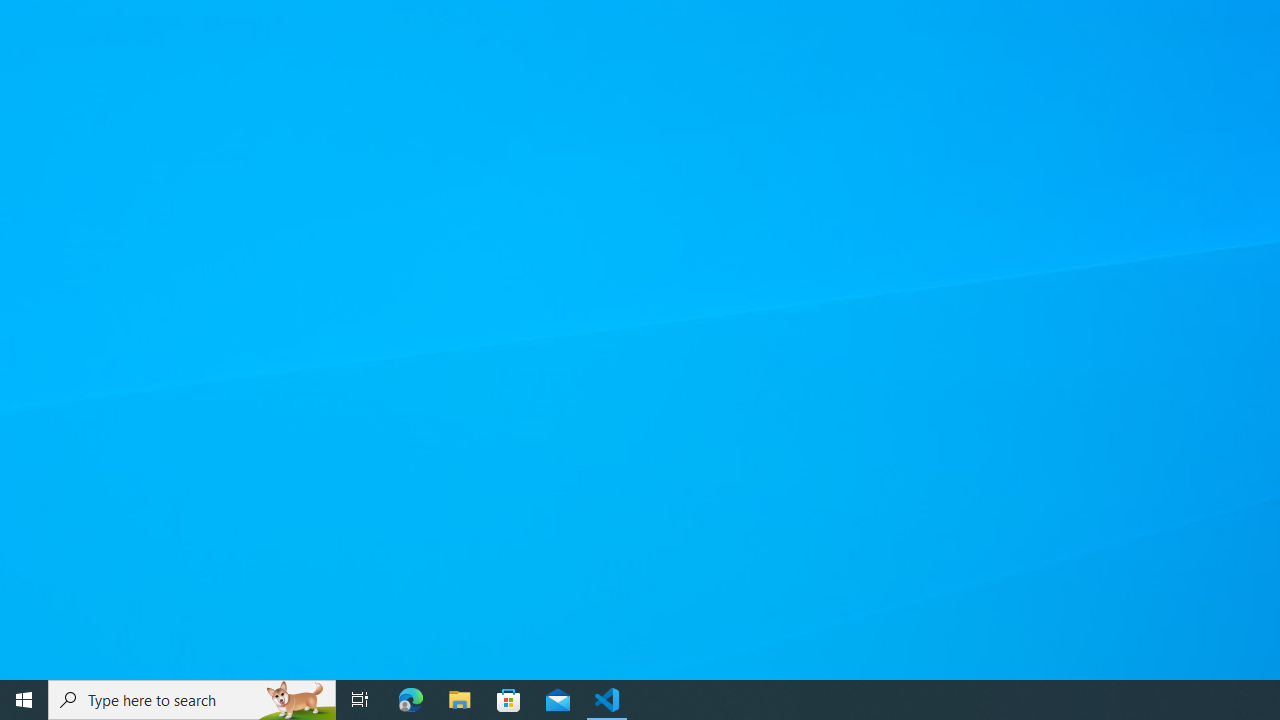 This screenshot has width=1280, height=720. I want to click on 'Search highlights icon opens search home window', so click(294, 698).